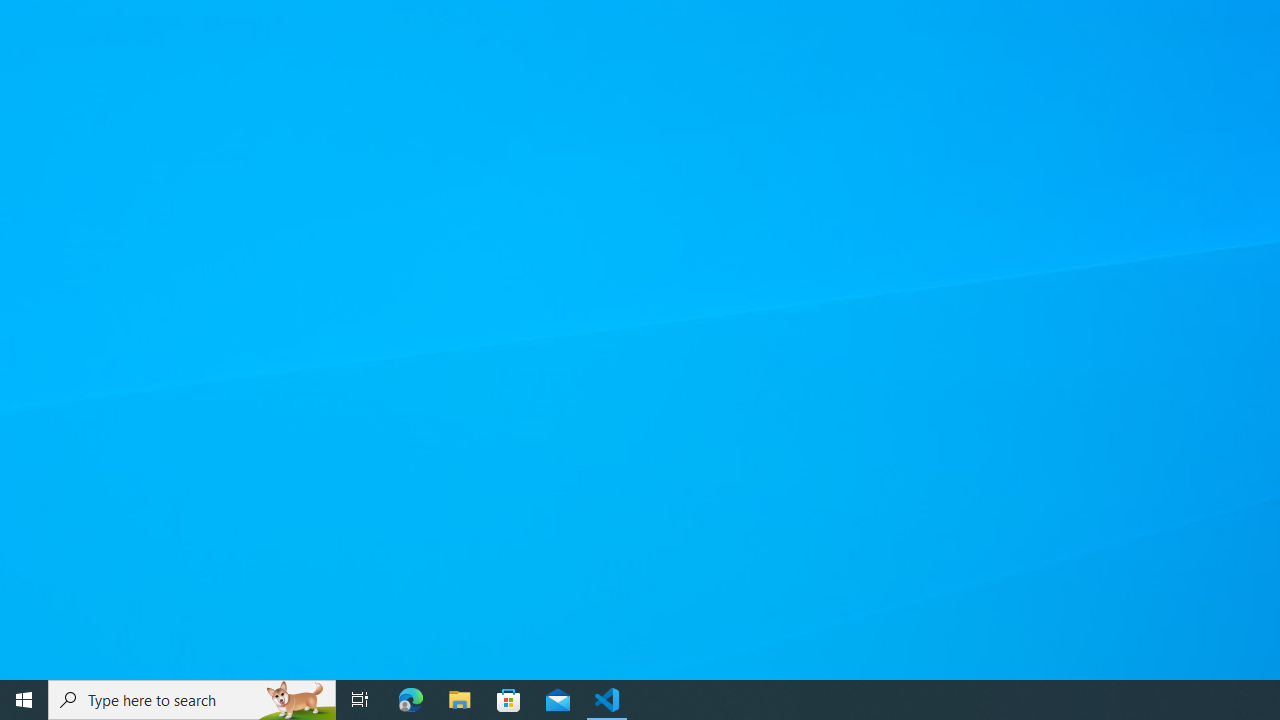 This screenshot has width=1280, height=720. I want to click on 'Search highlights icon opens search home window', so click(294, 698).